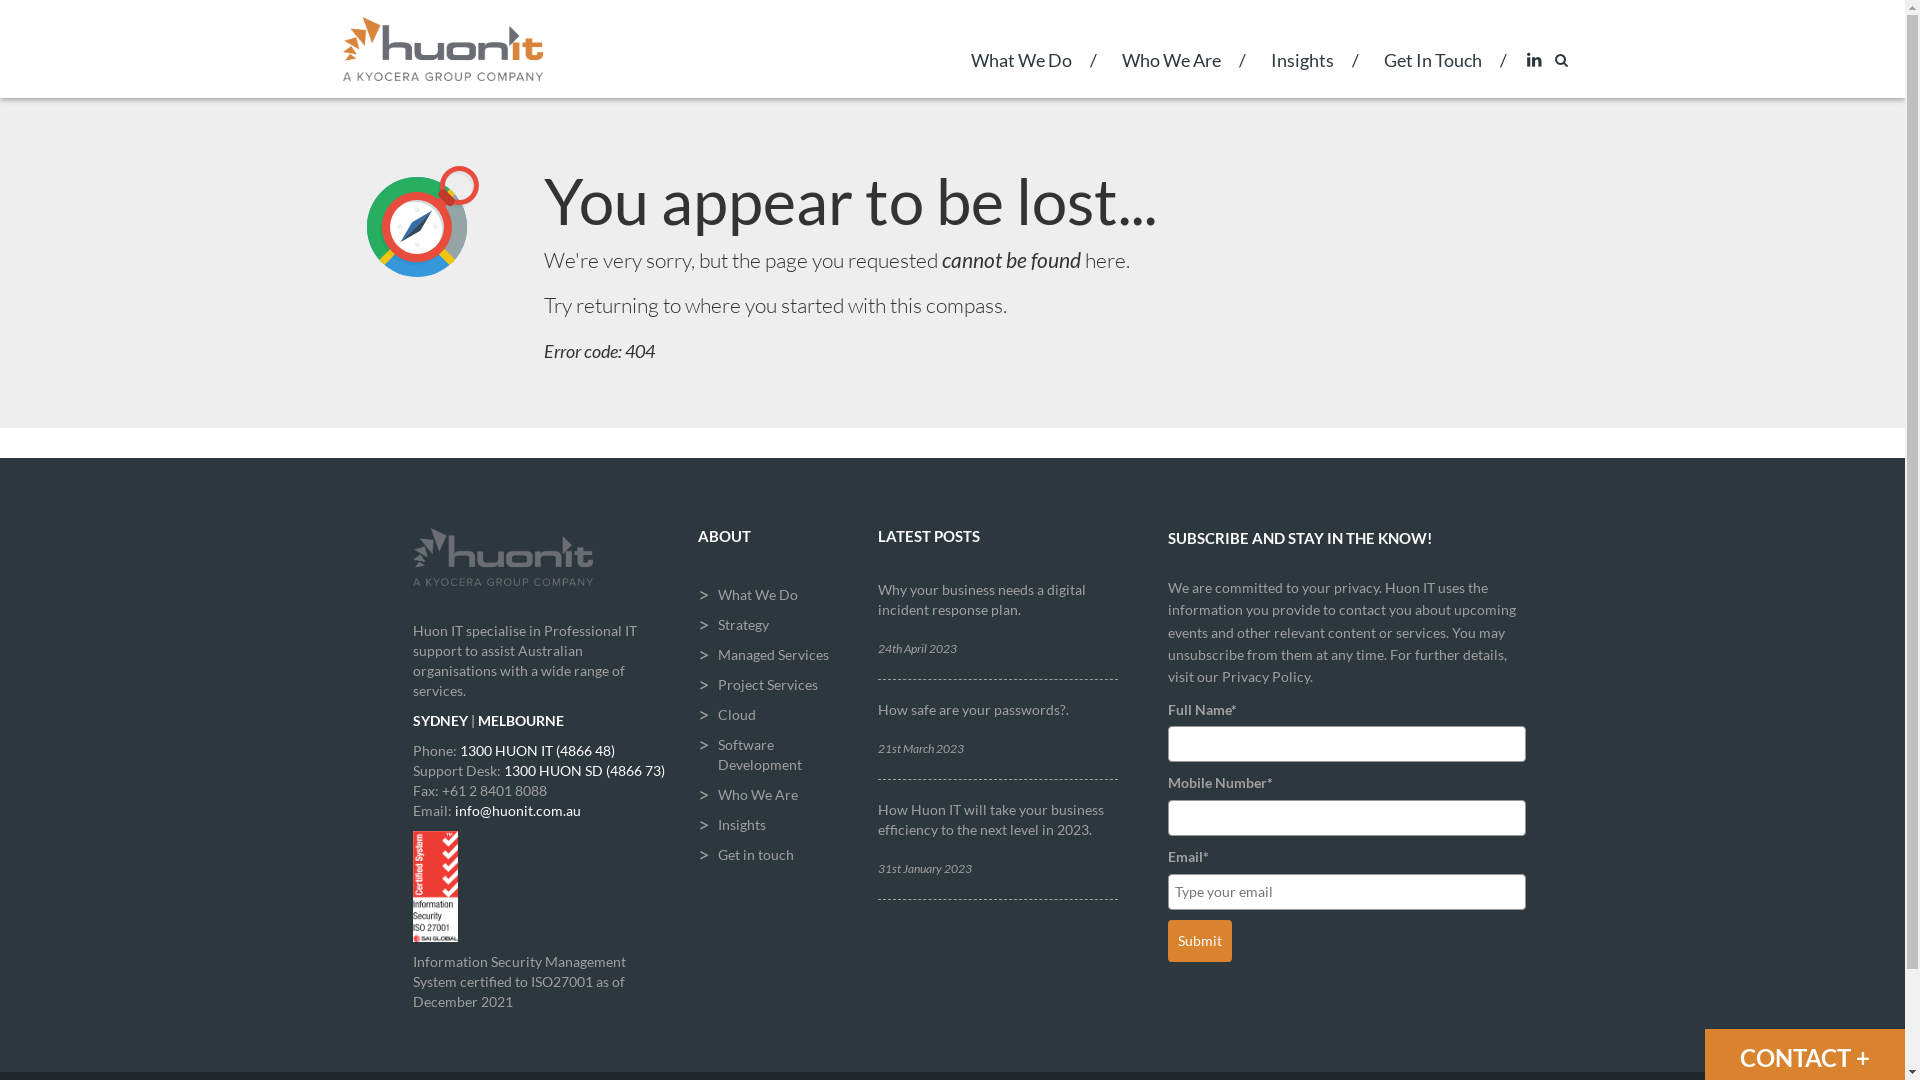 This screenshot has width=1920, height=1080. What do you see at coordinates (537, 750) in the screenshot?
I see `'1300 HUON IT (4866 48)'` at bounding box center [537, 750].